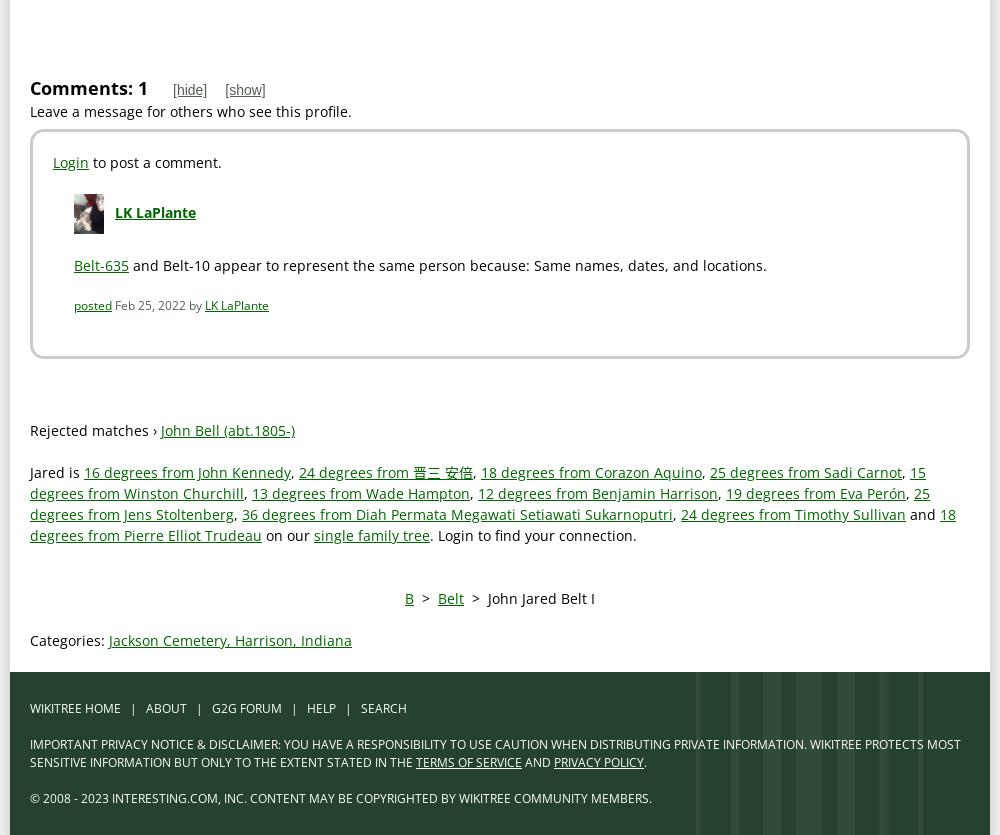  What do you see at coordinates (384, 708) in the screenshot?
I see `'SEARCH'` at bounding box center [384, 708].